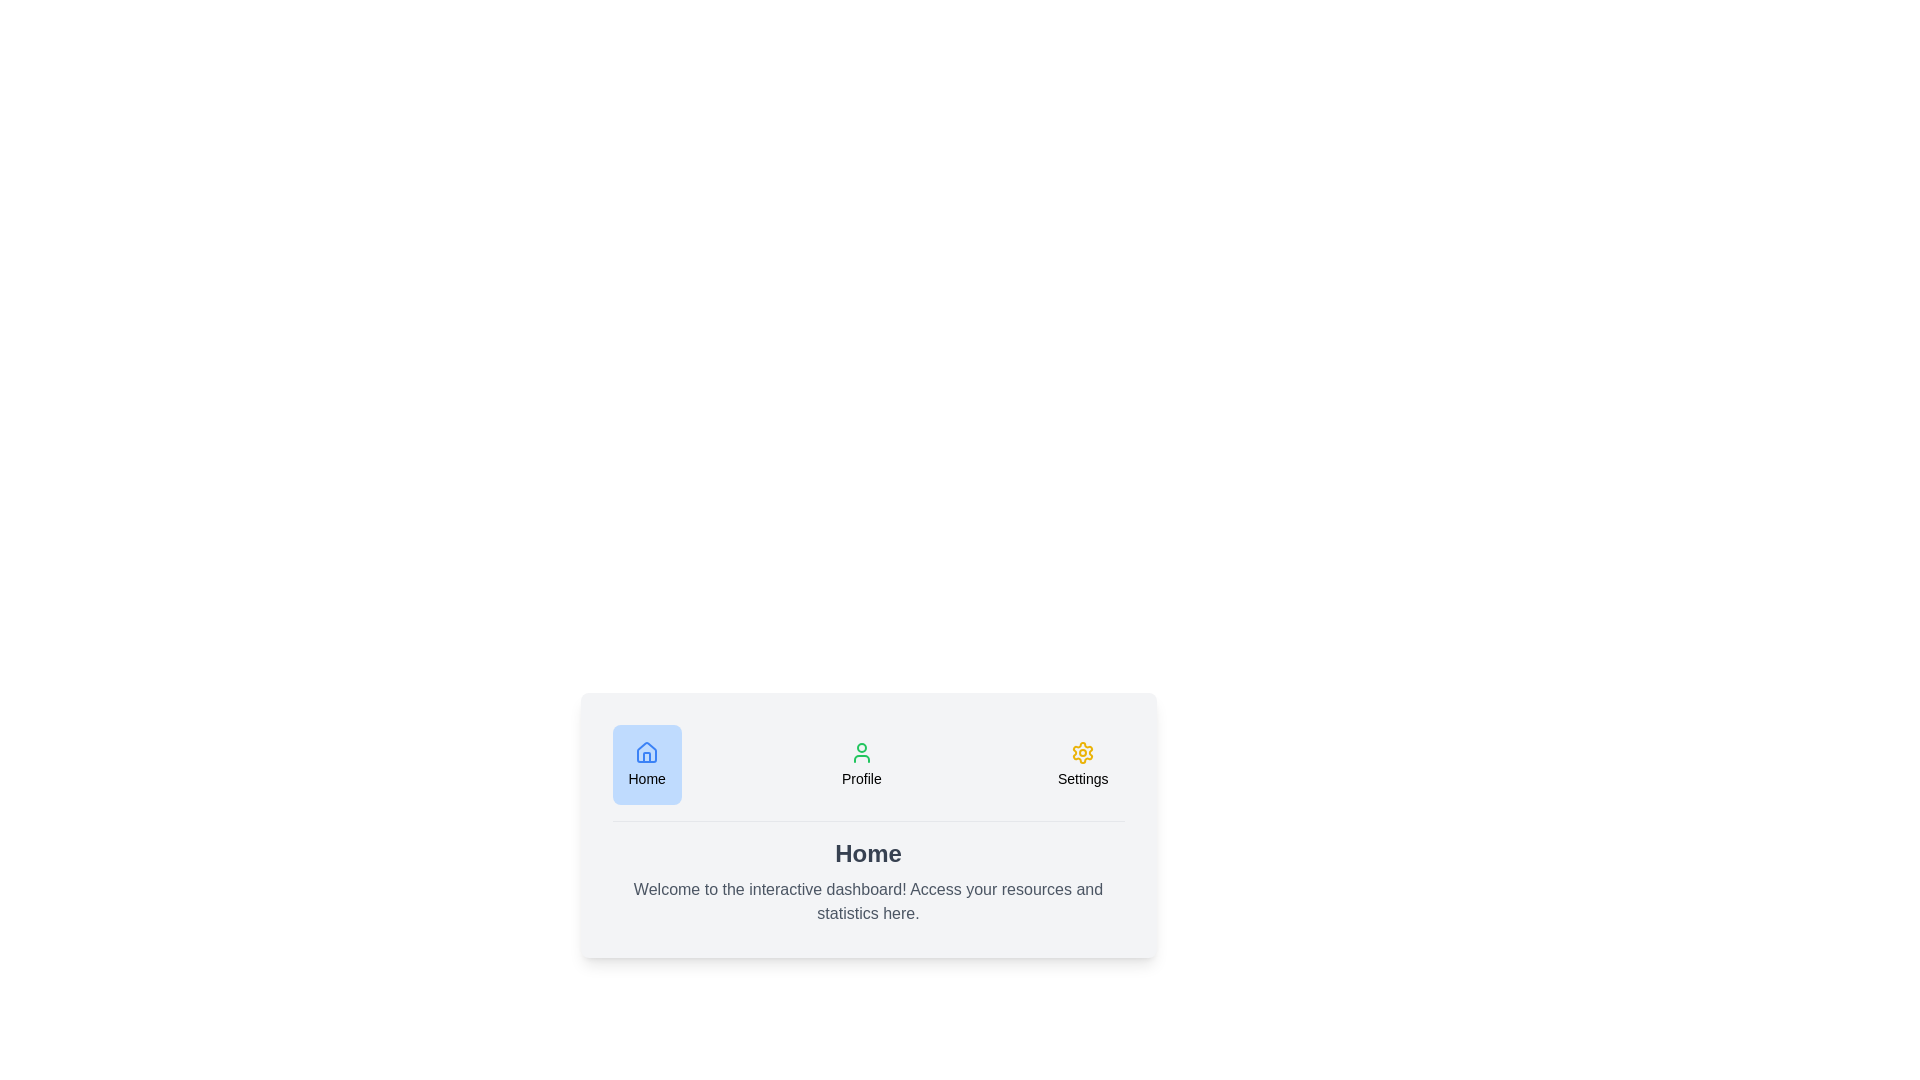 The image size is (1920, 1080). What do you see at coordinates (860, 764) in the screenshot?
I see `the icon corresponding to Profile to switch to that tab` at bounding box center [860, 764].